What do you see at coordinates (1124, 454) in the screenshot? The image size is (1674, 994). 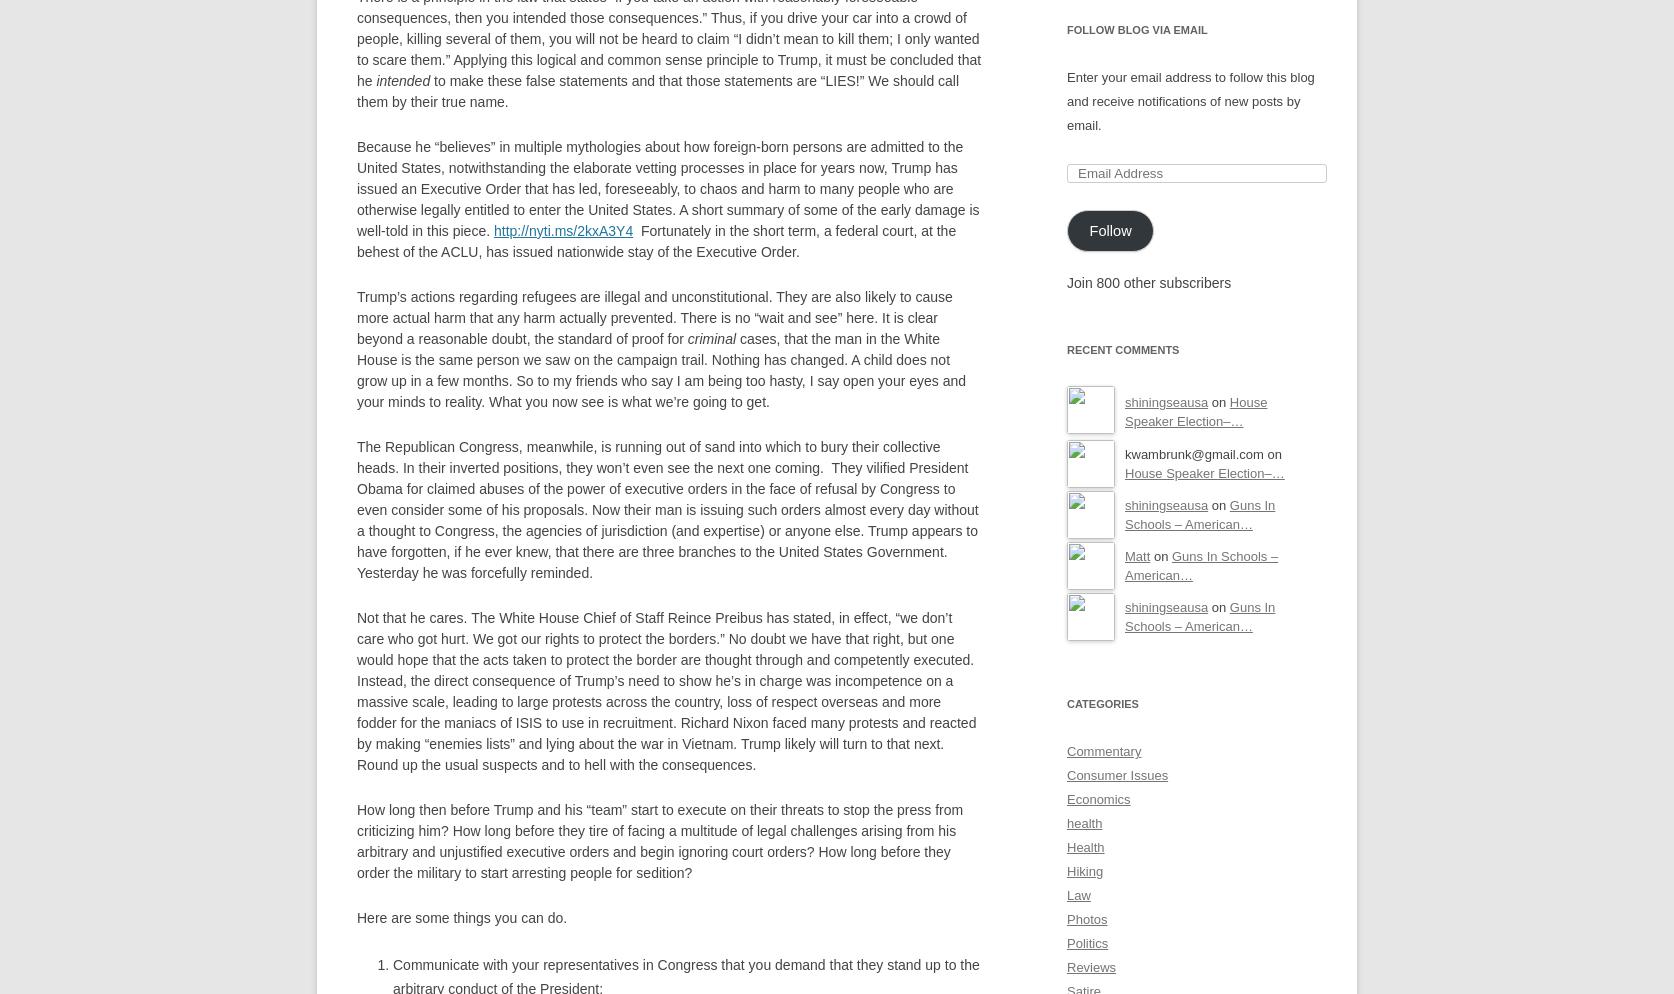 I see `'kwambrunk@gmail.com on'` at bounding box center [1124, 454].